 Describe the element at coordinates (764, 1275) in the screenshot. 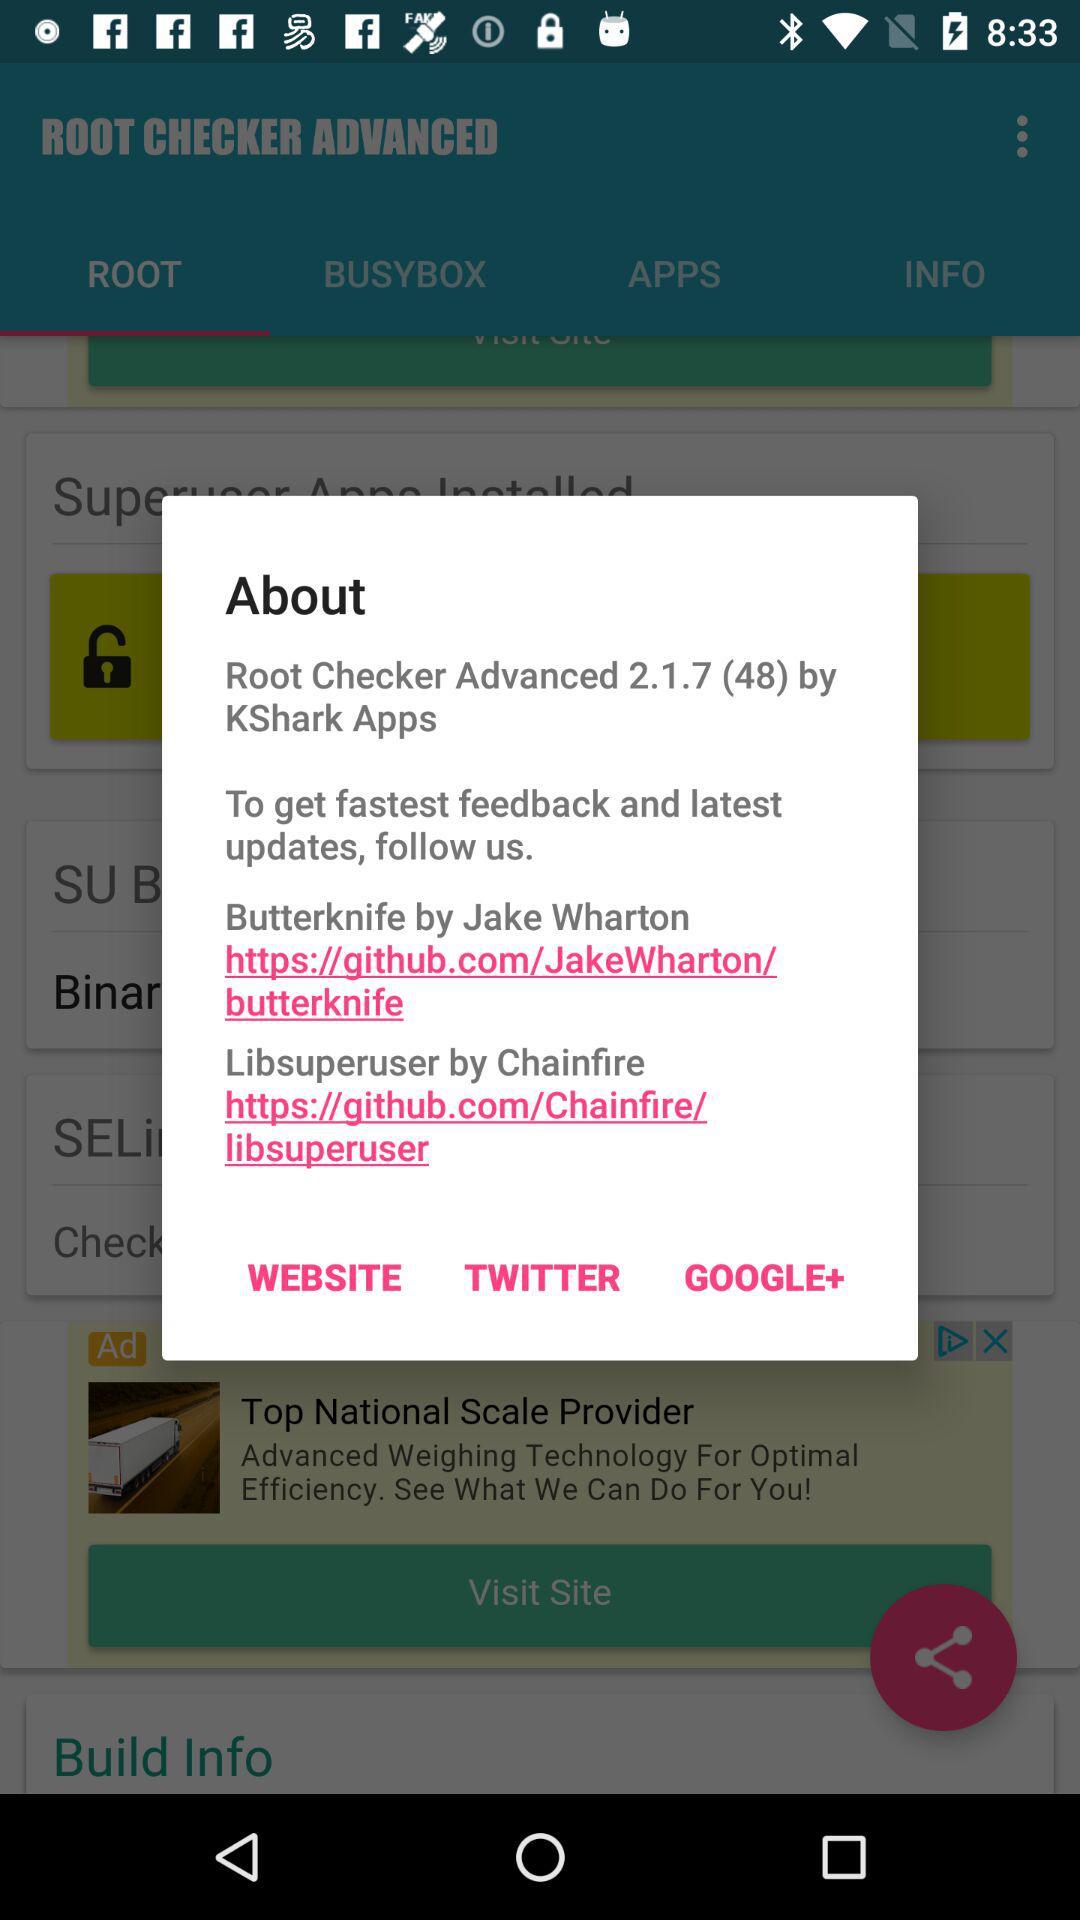

I see `icon next to twitter item` at that location.